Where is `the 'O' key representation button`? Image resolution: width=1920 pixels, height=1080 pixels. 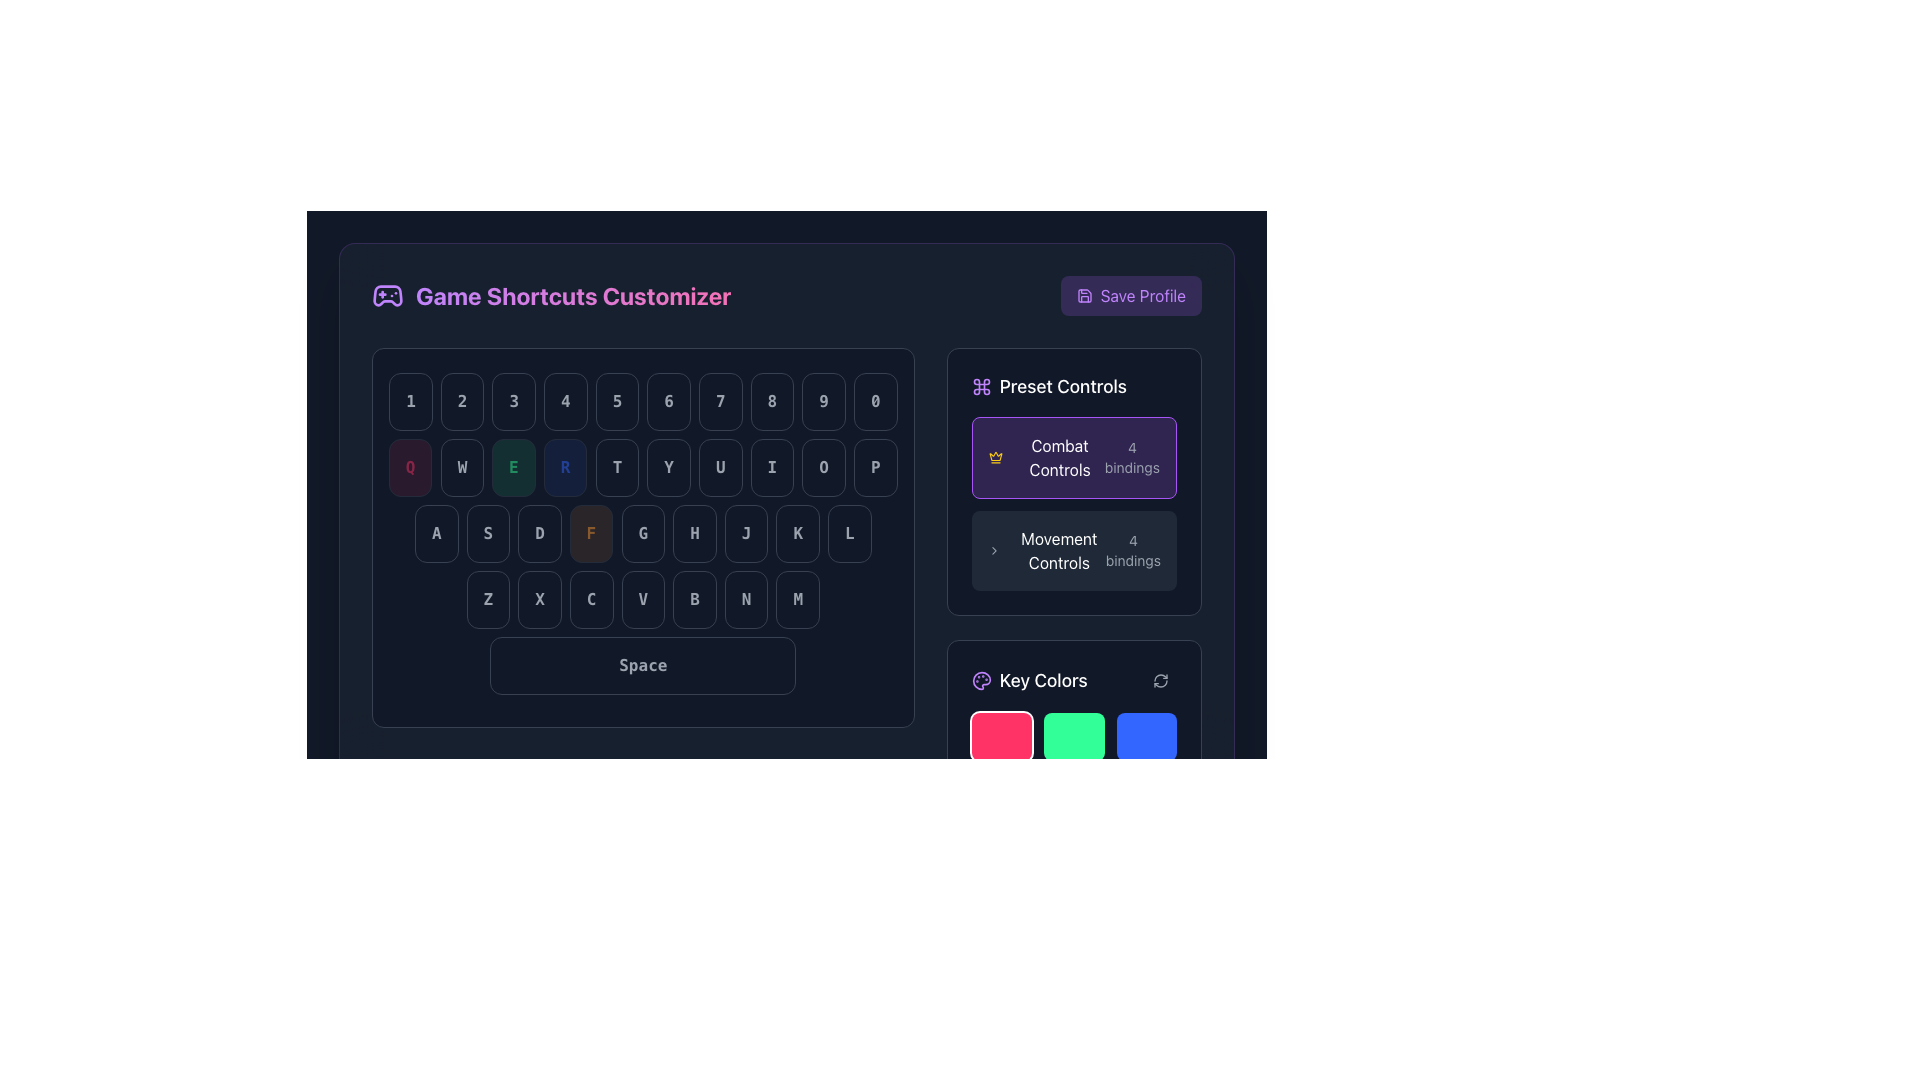 the 'O' key representation button is located at coordinates (824, 467).